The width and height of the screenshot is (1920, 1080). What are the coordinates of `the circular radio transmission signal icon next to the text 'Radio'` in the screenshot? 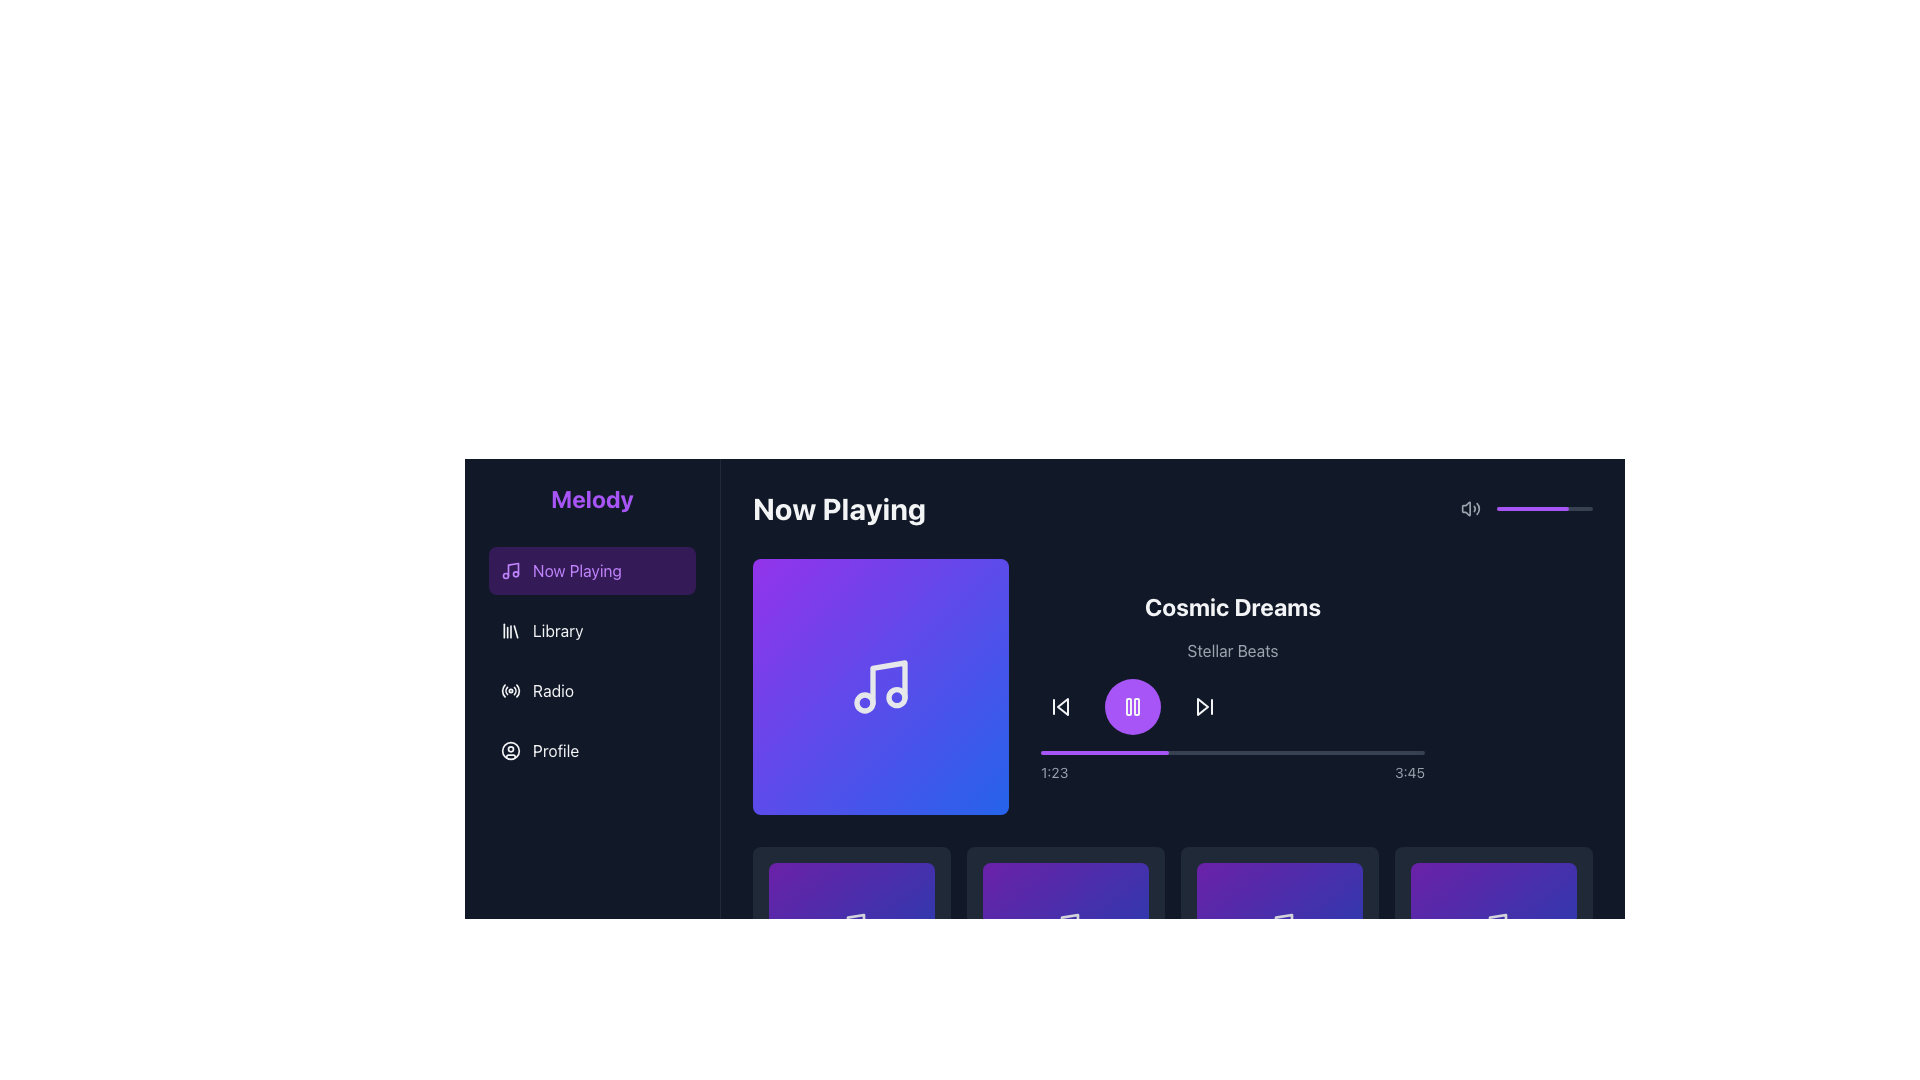 It's located at (510, 689).